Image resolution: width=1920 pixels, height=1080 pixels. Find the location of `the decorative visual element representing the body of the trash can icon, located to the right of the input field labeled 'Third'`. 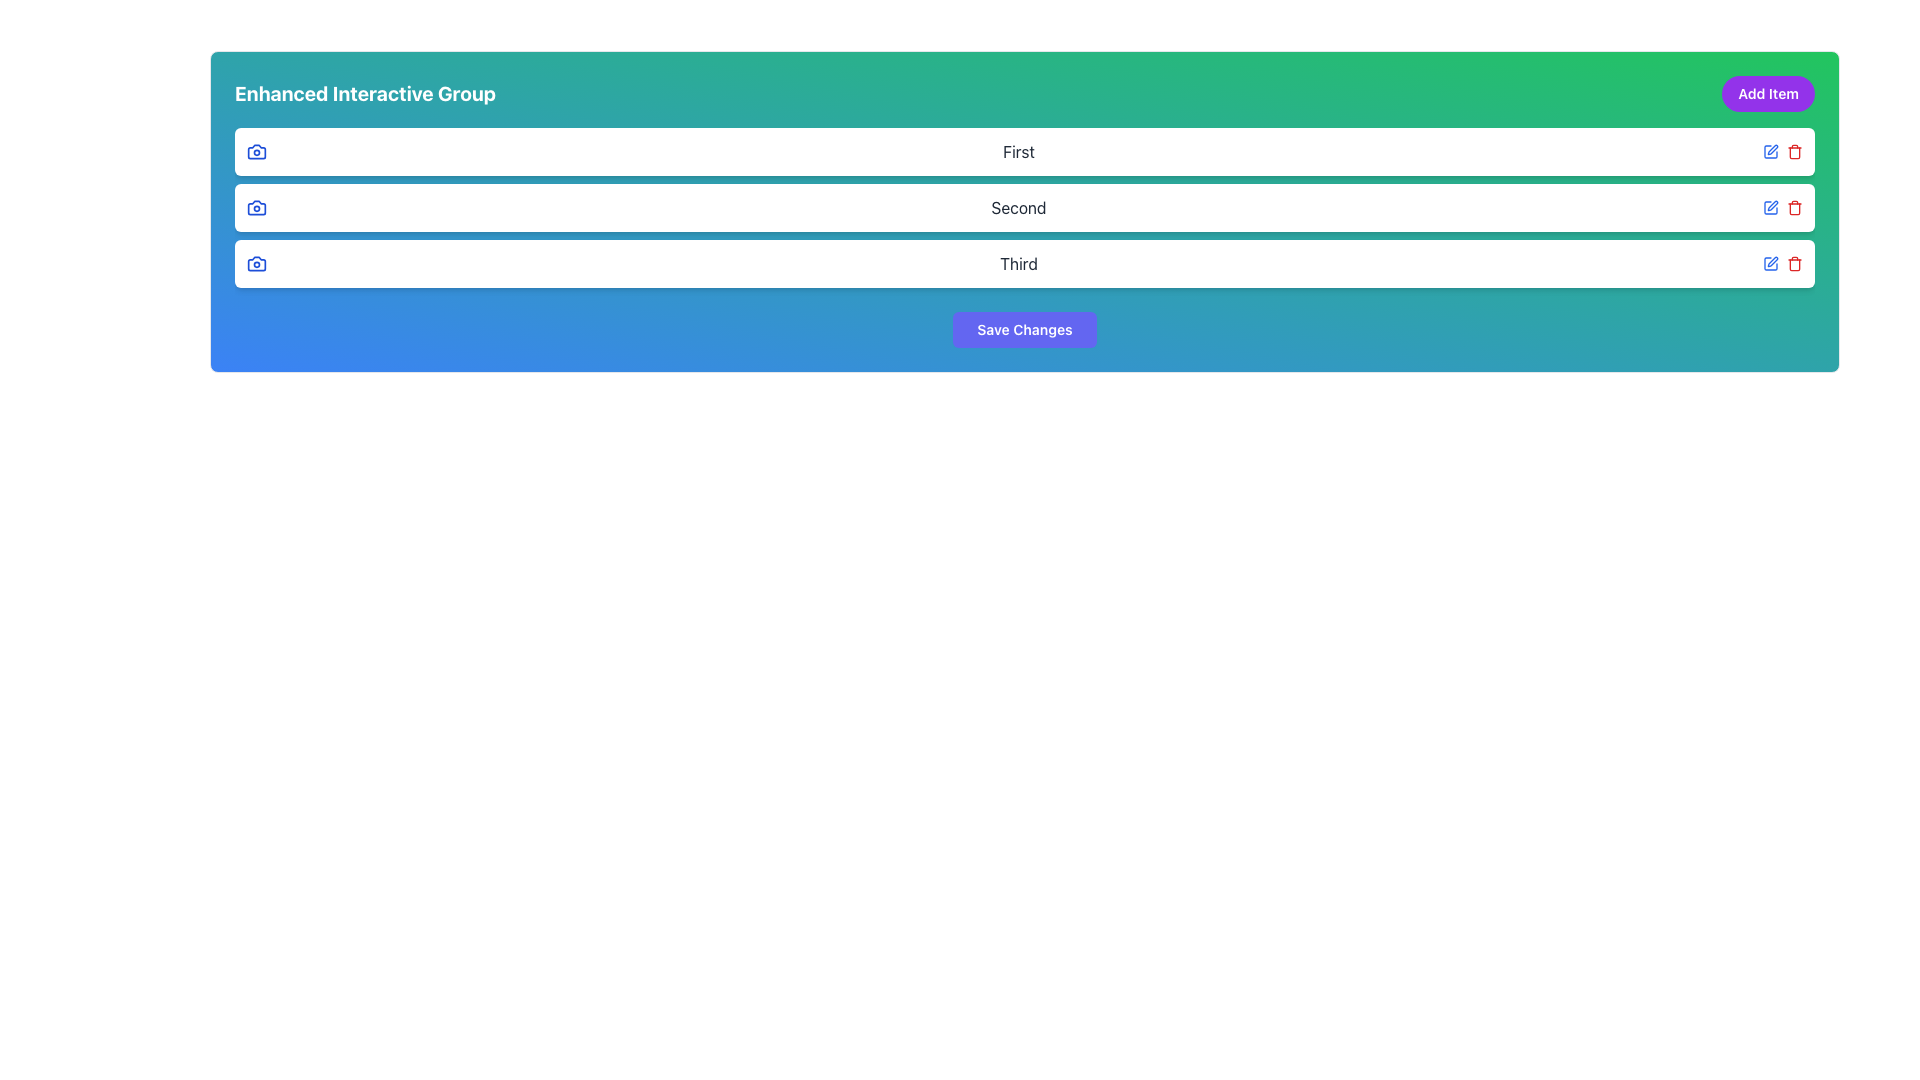

the decorative visual element representing the body of the trash can icon, located to the right of the input field labeled 'Third' is located at coordinates (1795, 152).